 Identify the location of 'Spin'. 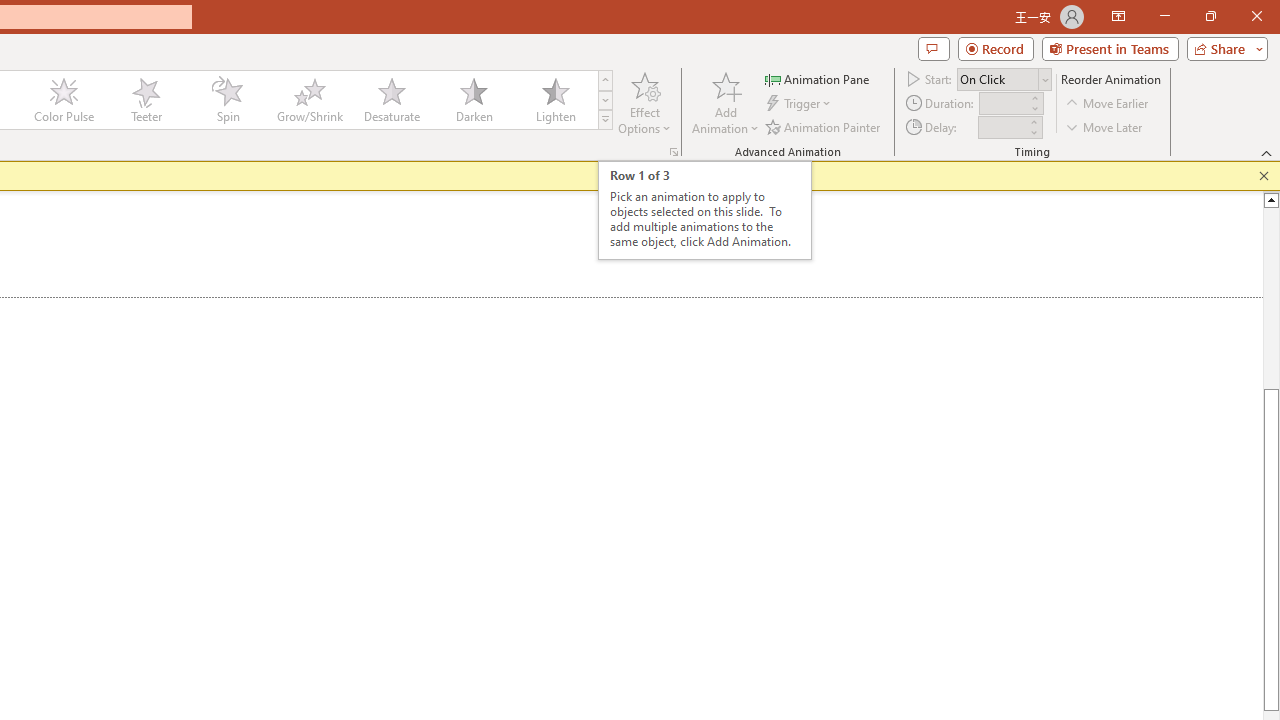
(227, 100).